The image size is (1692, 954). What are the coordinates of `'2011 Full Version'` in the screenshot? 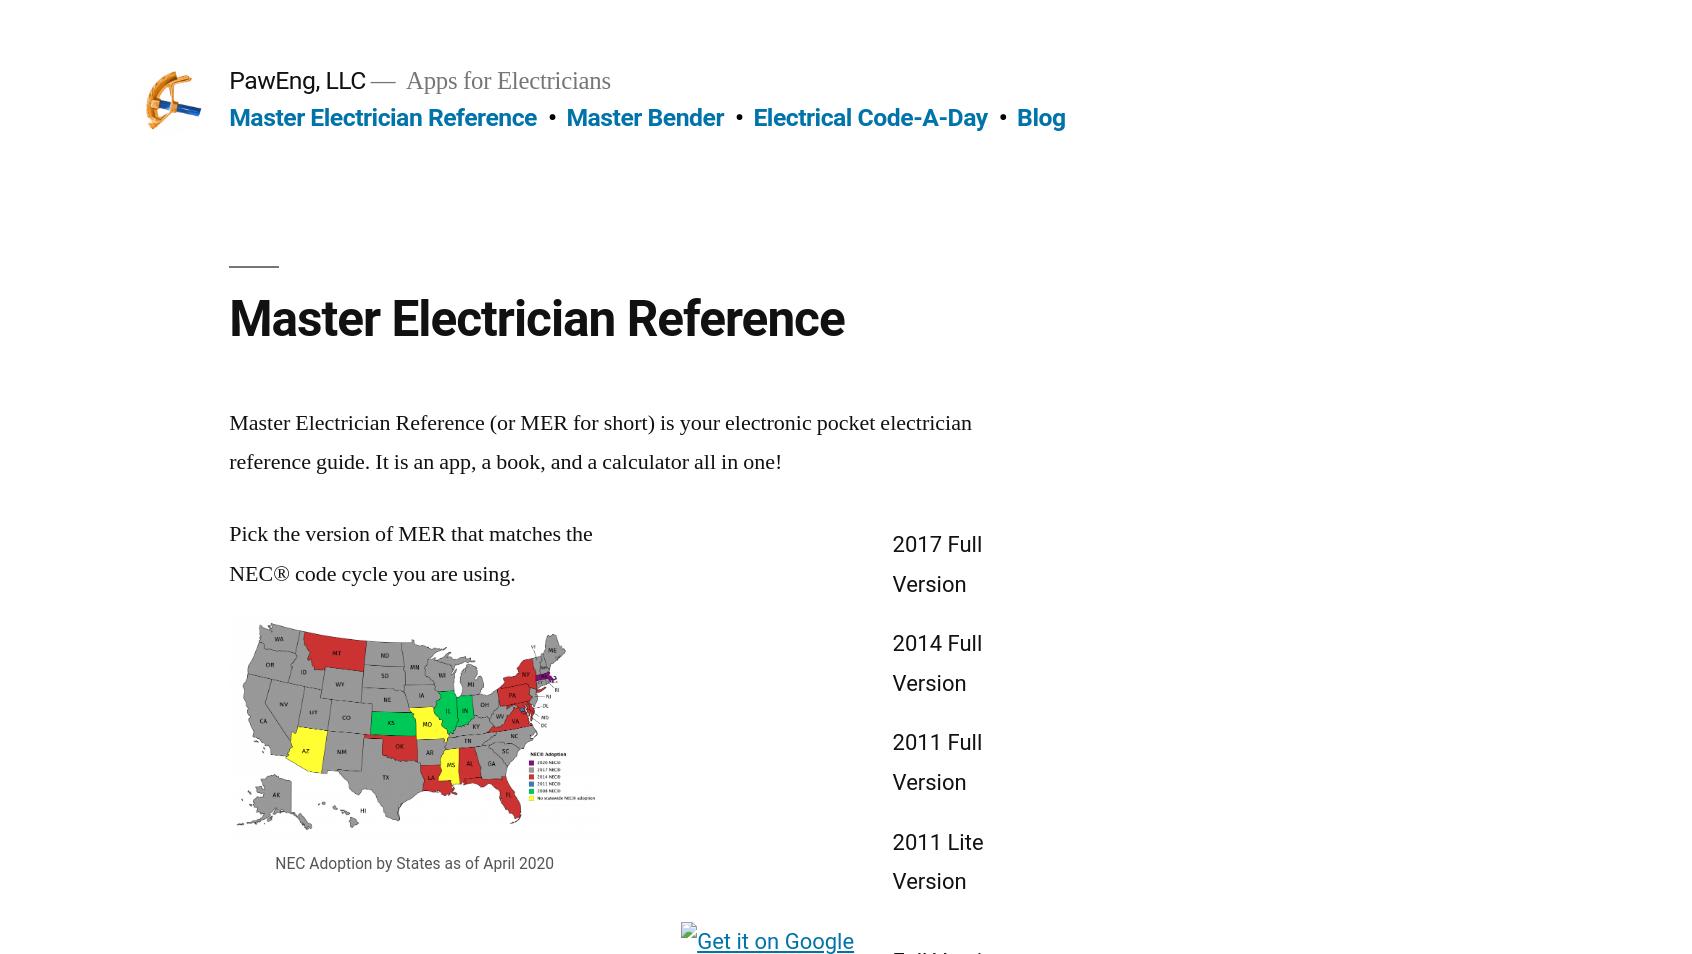 It's located at (937, 761).